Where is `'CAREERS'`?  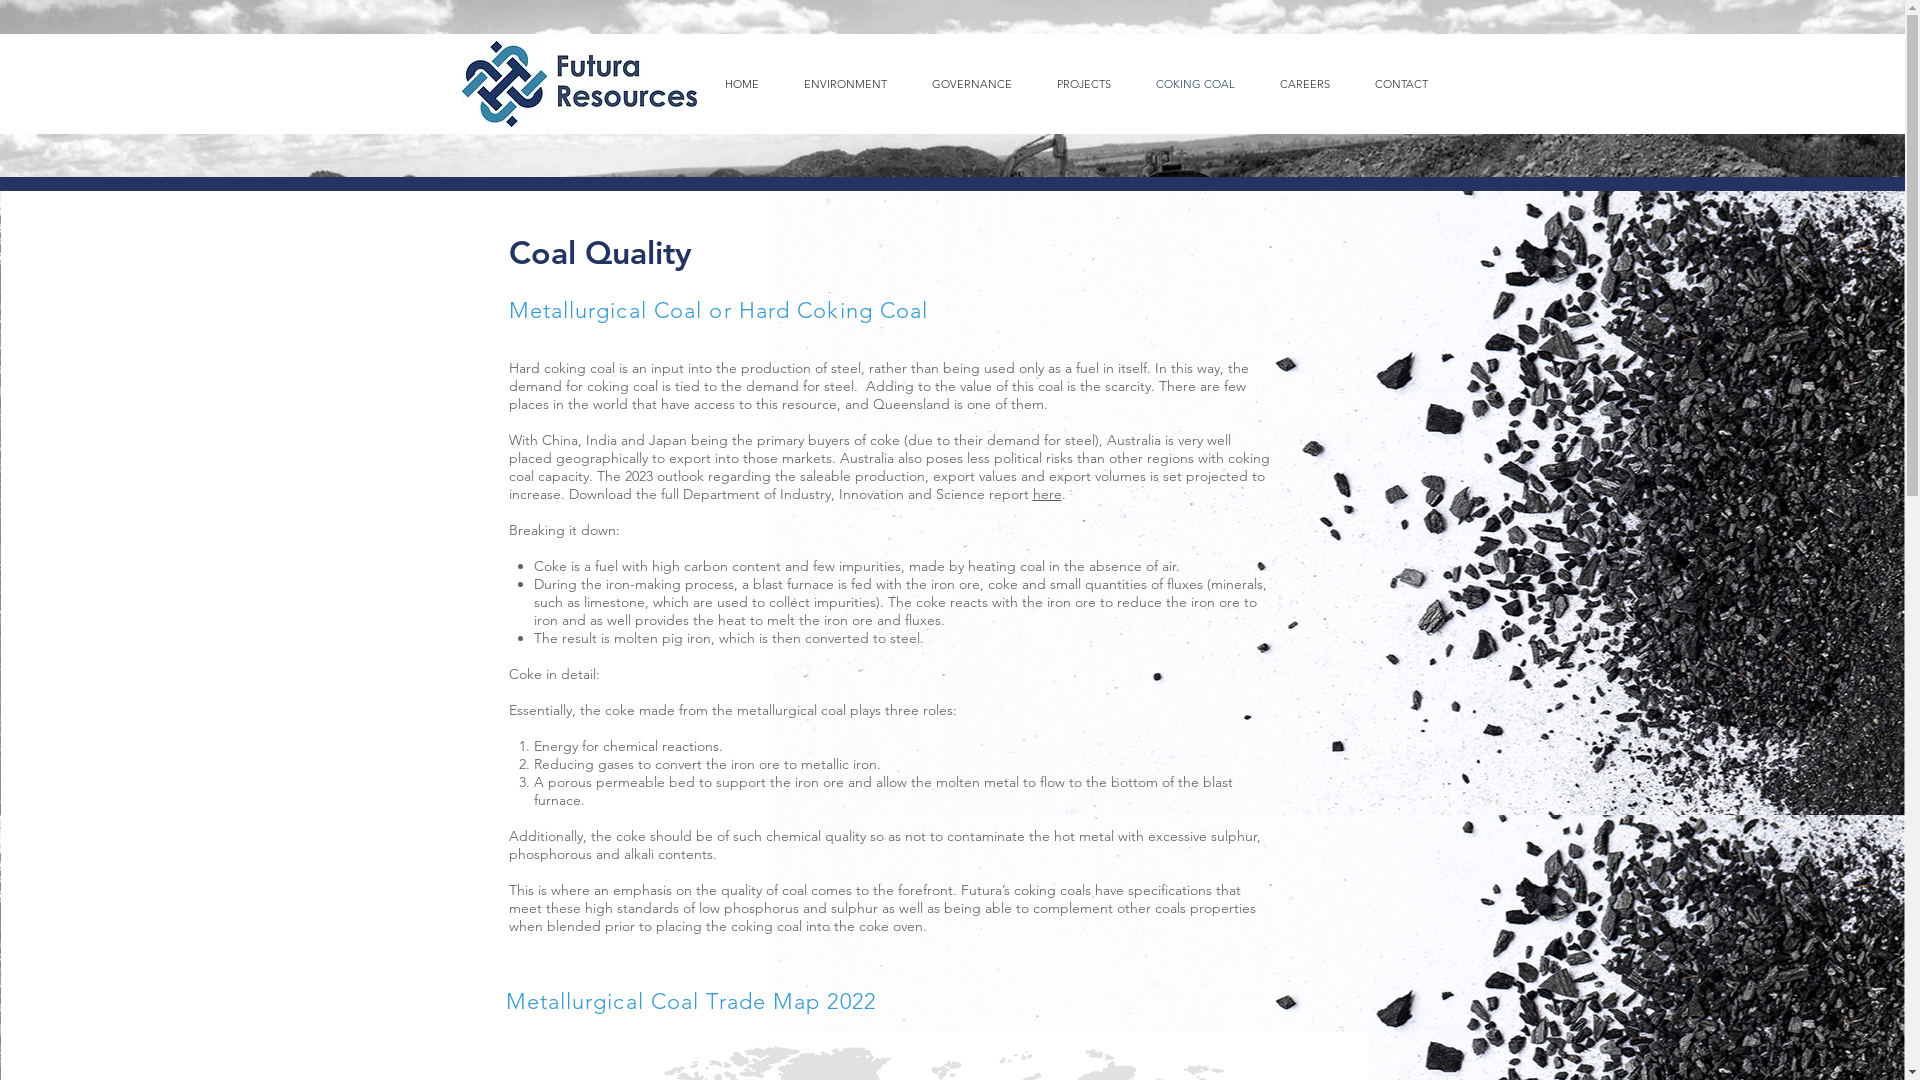
'CAREERS' is located at coordinates (1305, 83).